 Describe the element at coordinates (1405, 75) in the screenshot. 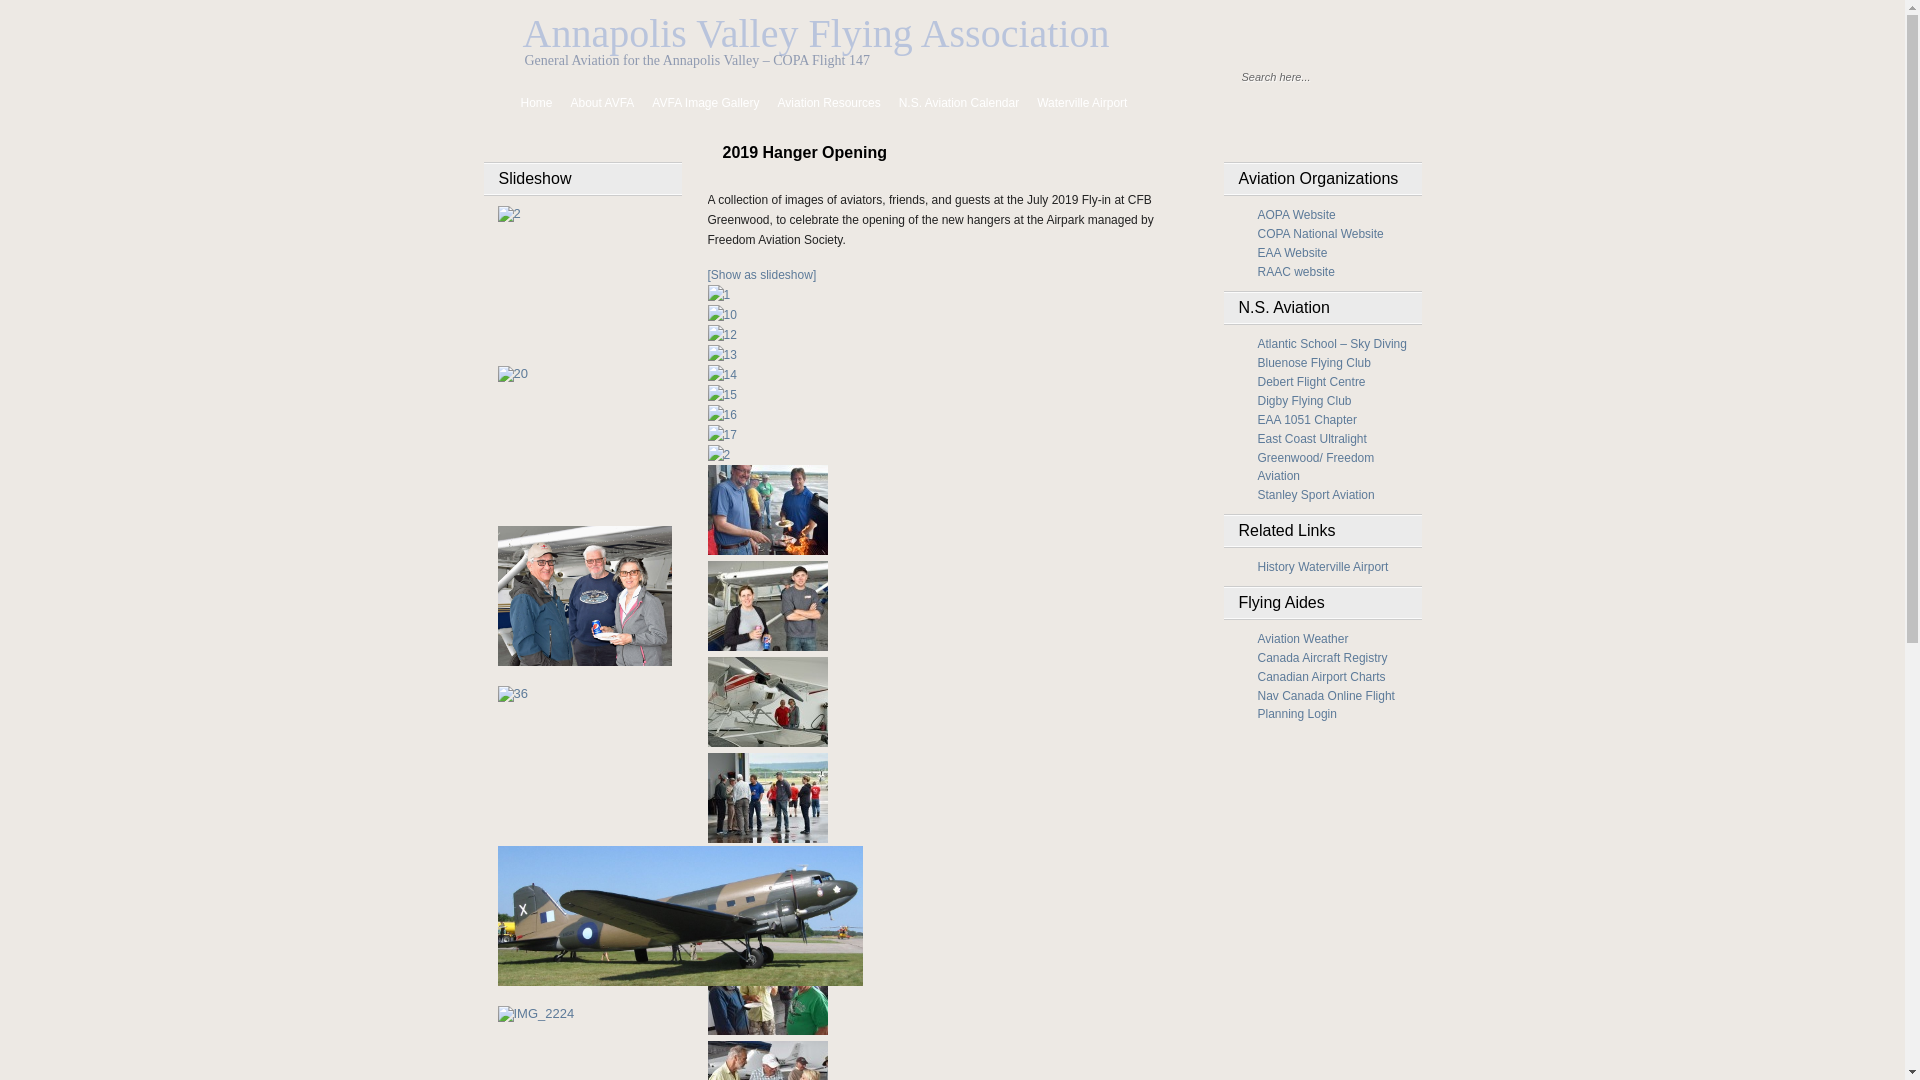

I see `'Find'` at that location.